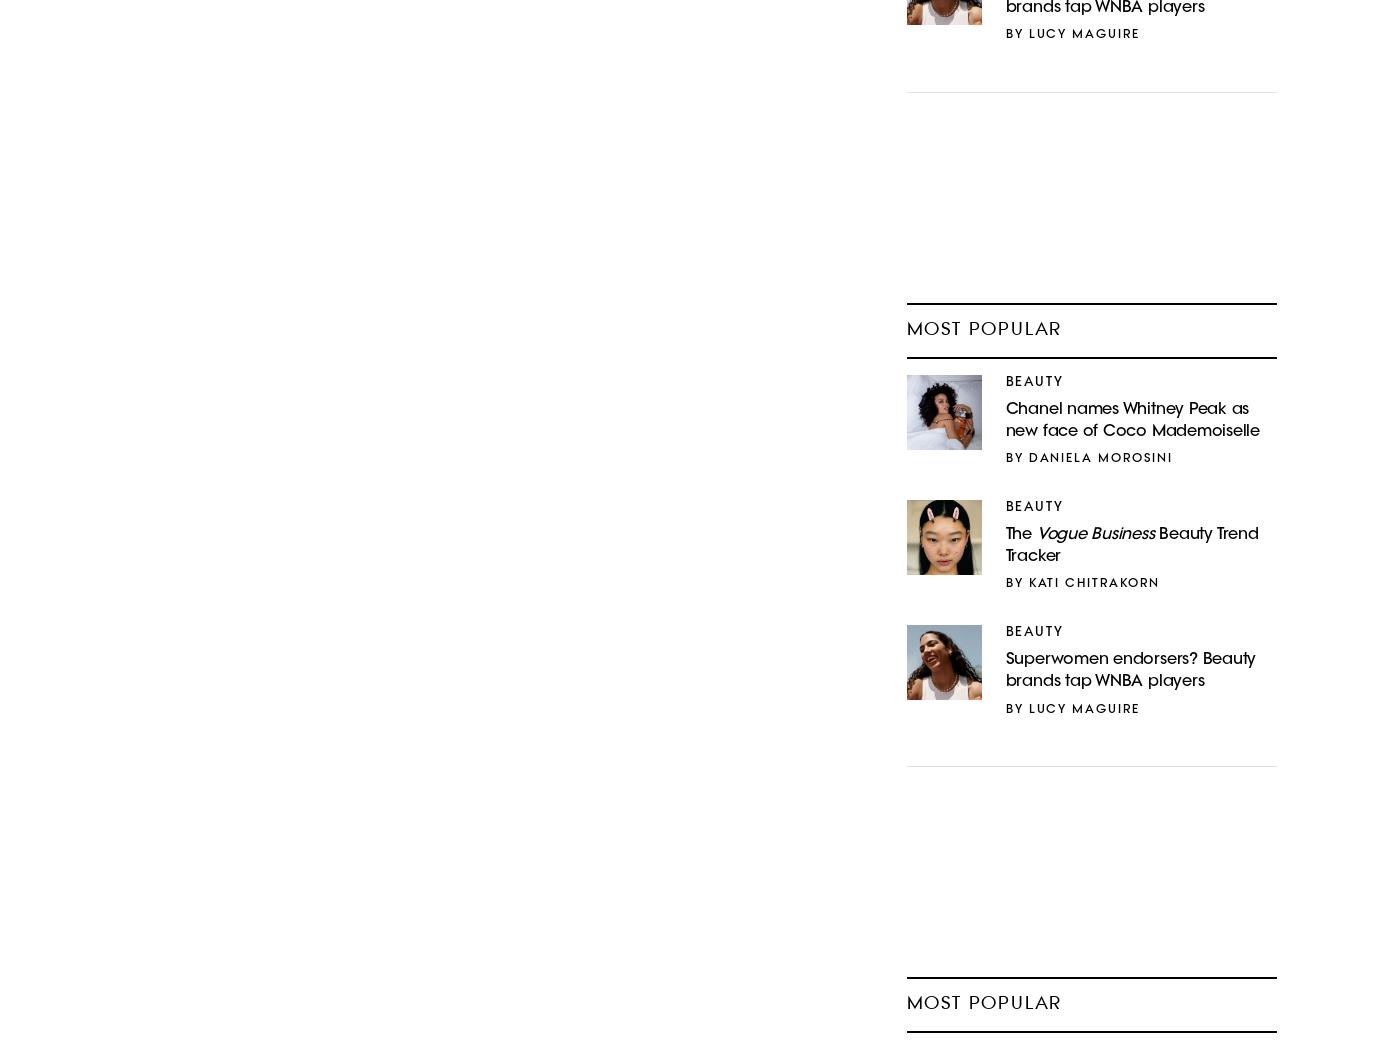  I want to click on 'Kati Chitrakorn', so click(1093, 583).